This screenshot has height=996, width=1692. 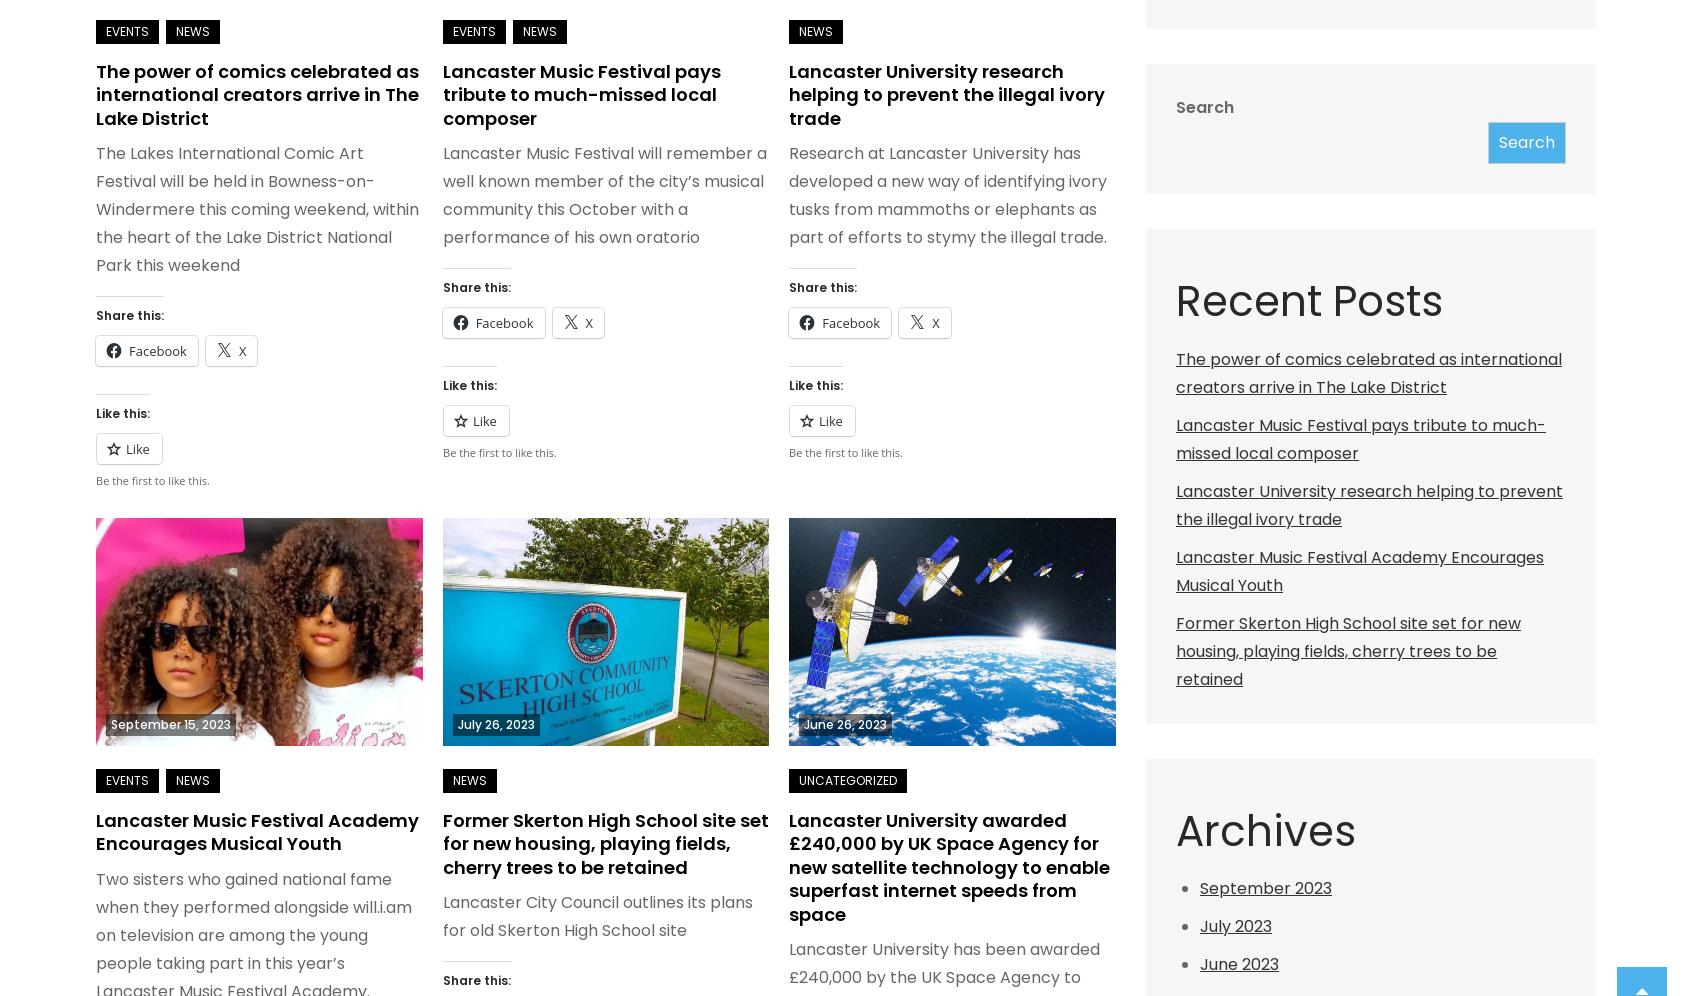 What do you see at coordinates (1265, 887) in the screenshot?
I see `'September 2023'` at bounding box center [1265, 887].